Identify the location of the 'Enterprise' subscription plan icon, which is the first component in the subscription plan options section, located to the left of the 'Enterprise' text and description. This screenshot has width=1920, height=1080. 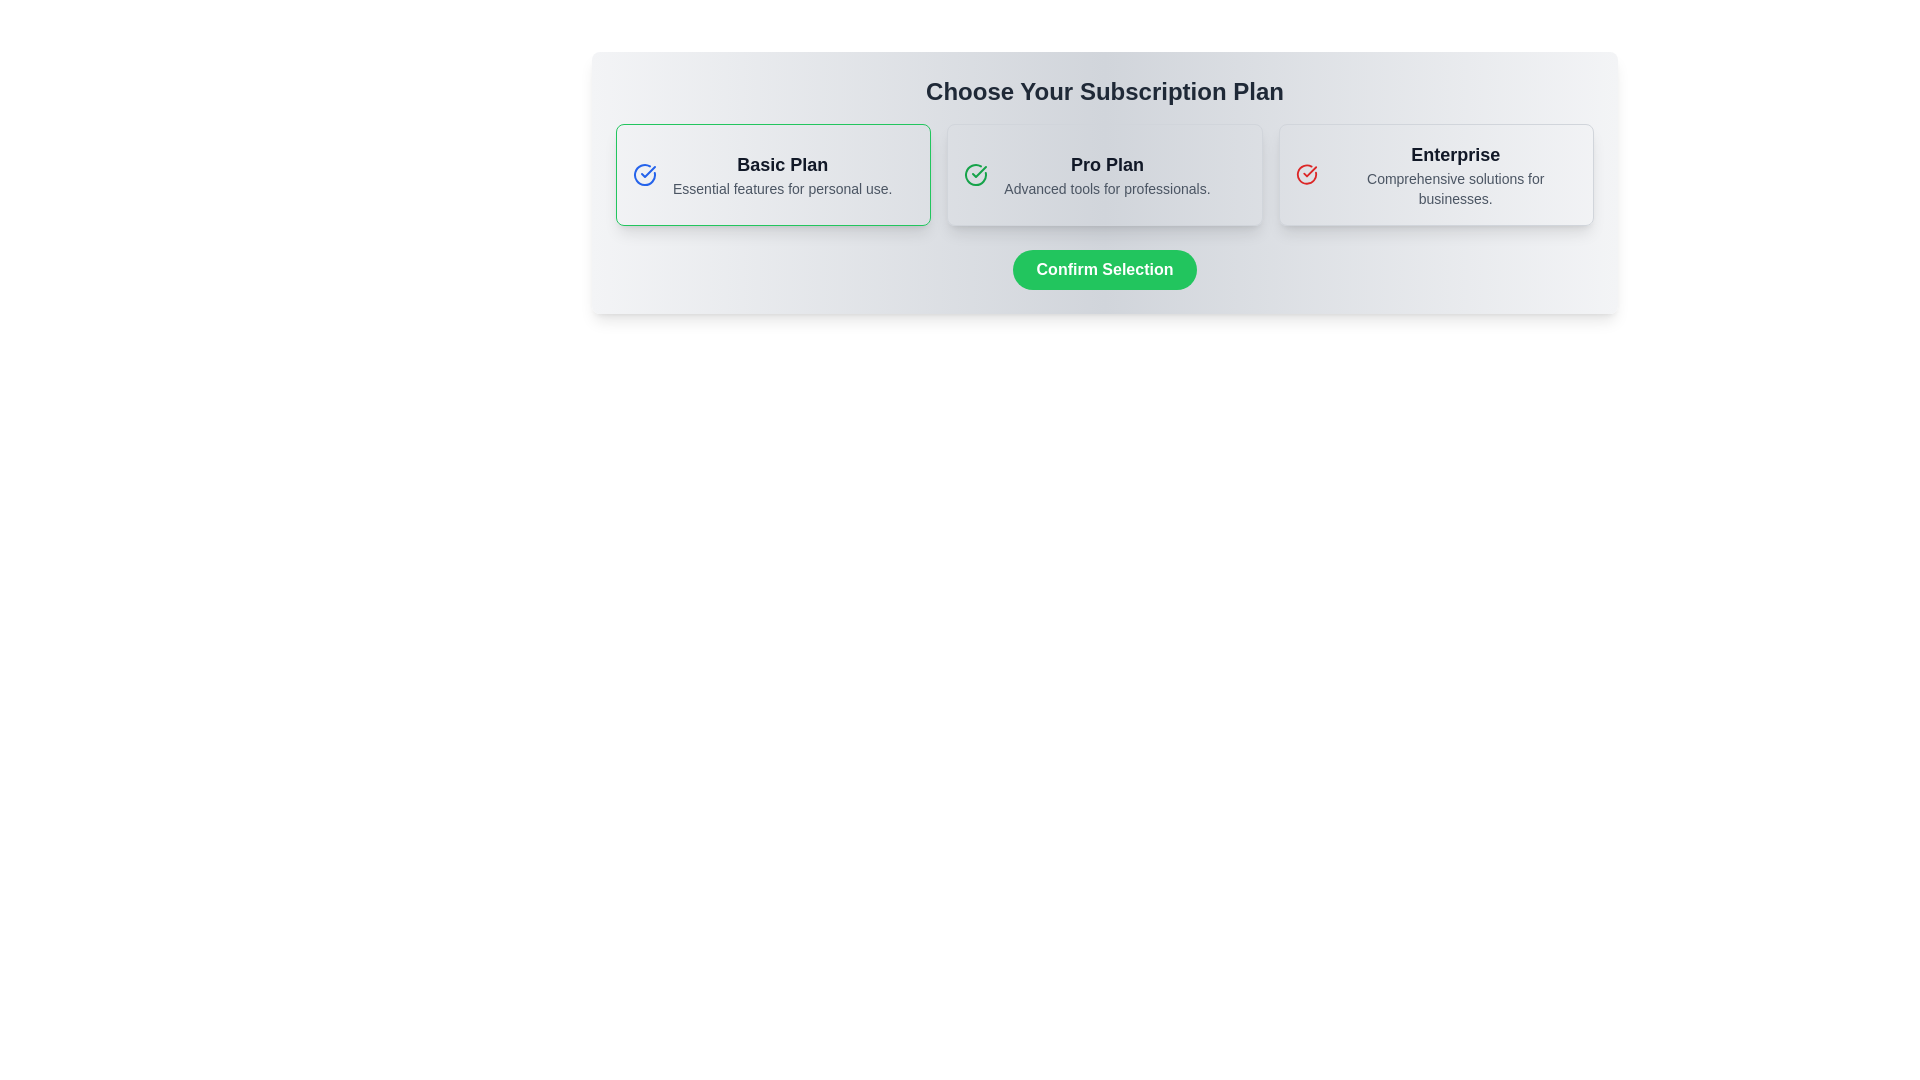
(1307, 173).